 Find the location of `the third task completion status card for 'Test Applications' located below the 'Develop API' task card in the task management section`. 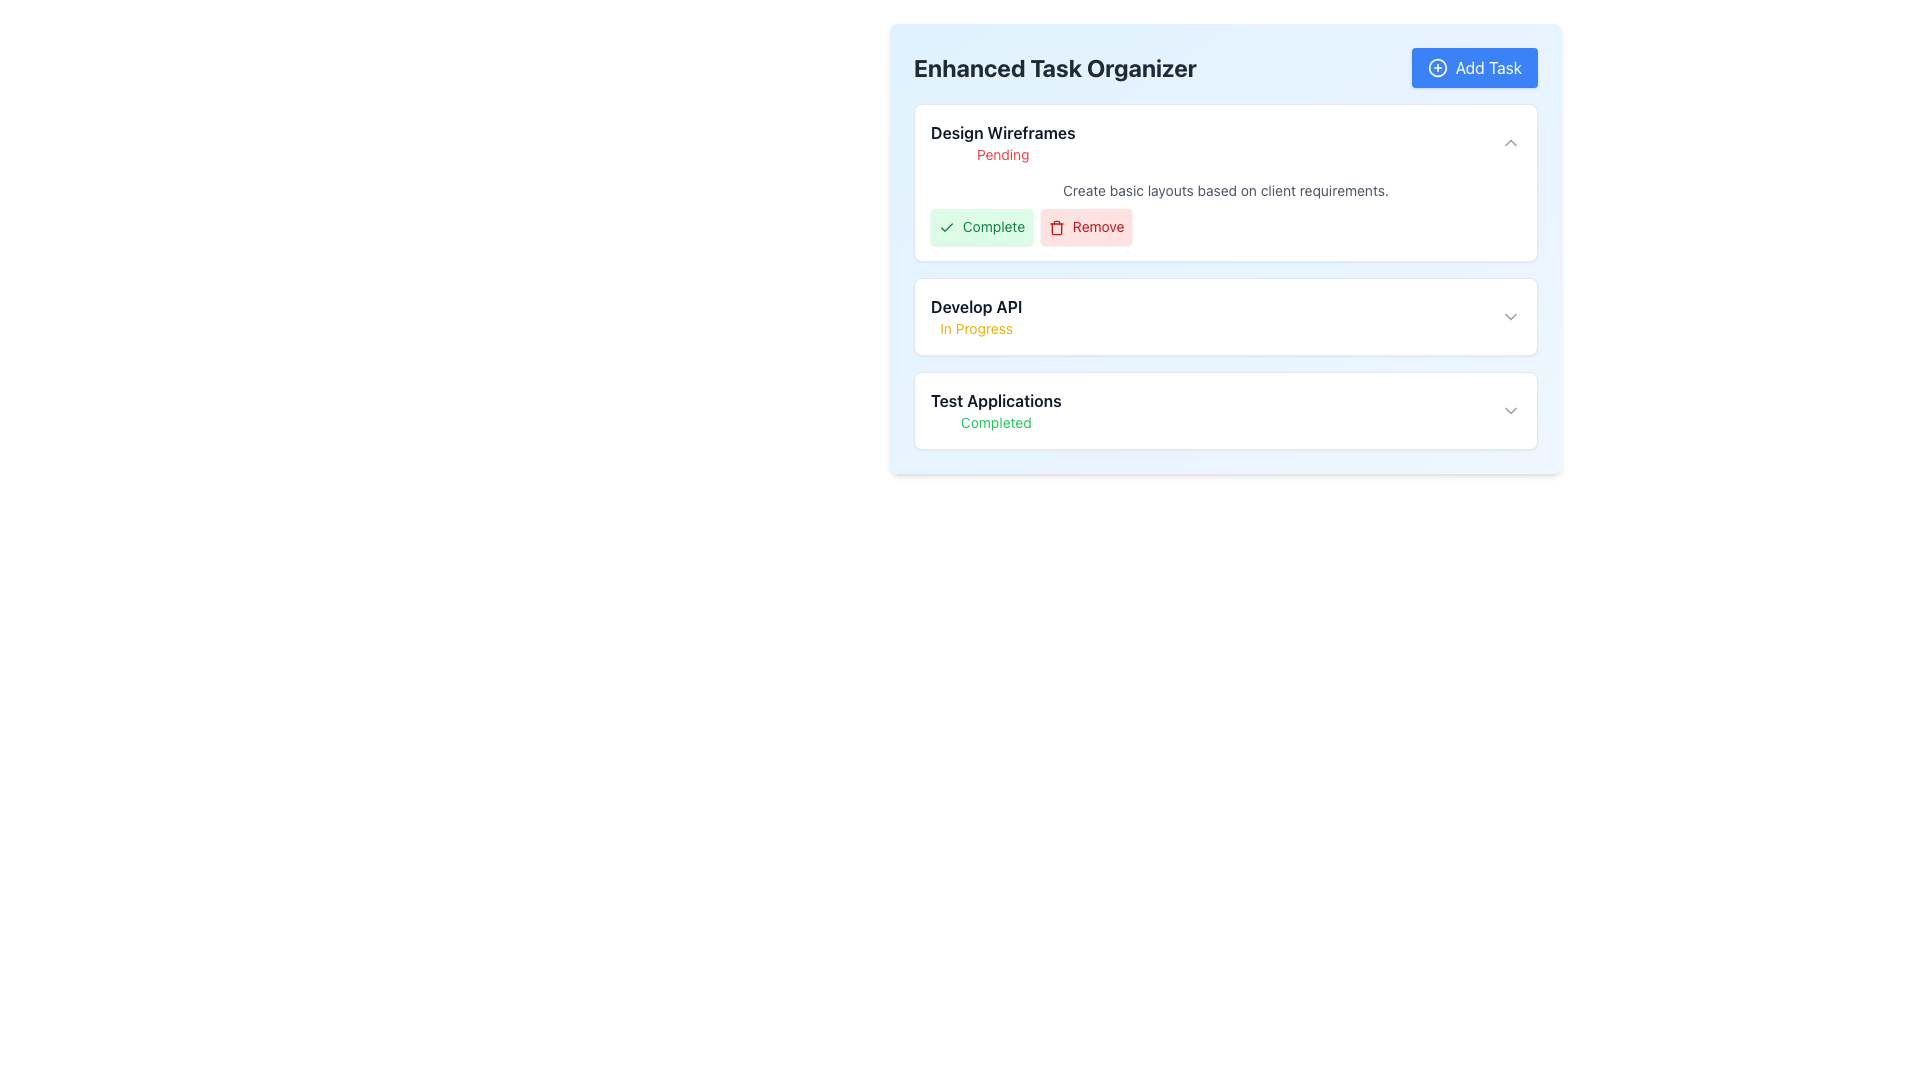

the third task completion status card for 'Test Applications' located below the 'Develop API' task card in the task management section is located at coordinates (1224, 410).